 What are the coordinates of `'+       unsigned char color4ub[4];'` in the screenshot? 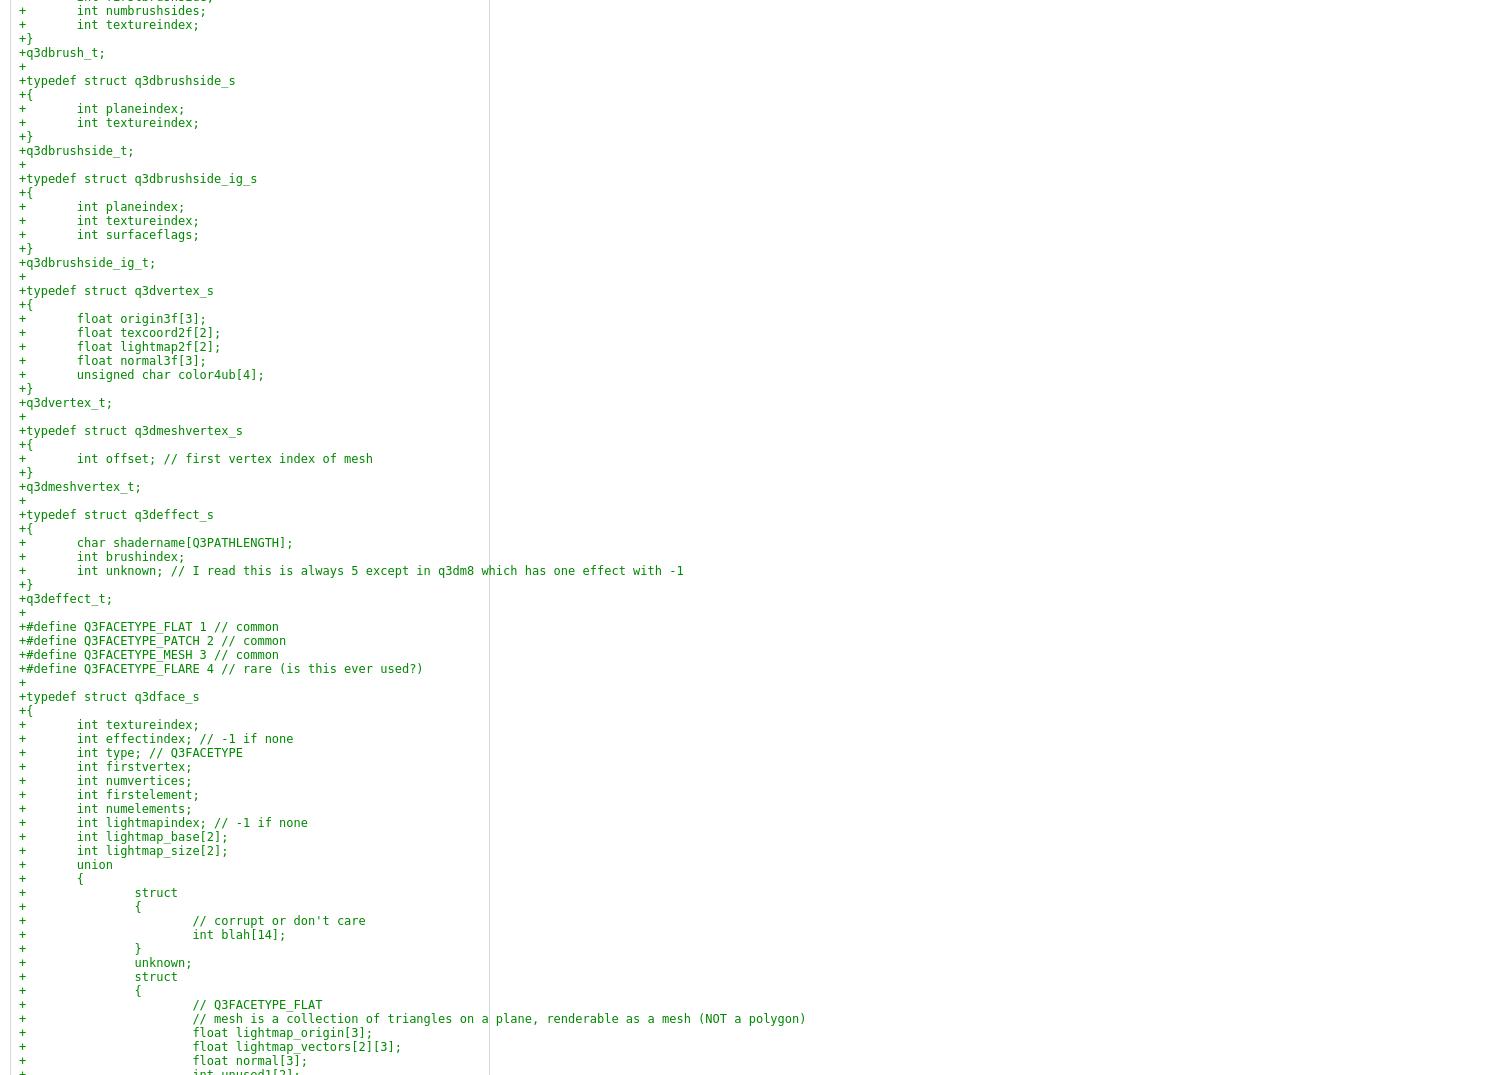 It's located at (141, 374).